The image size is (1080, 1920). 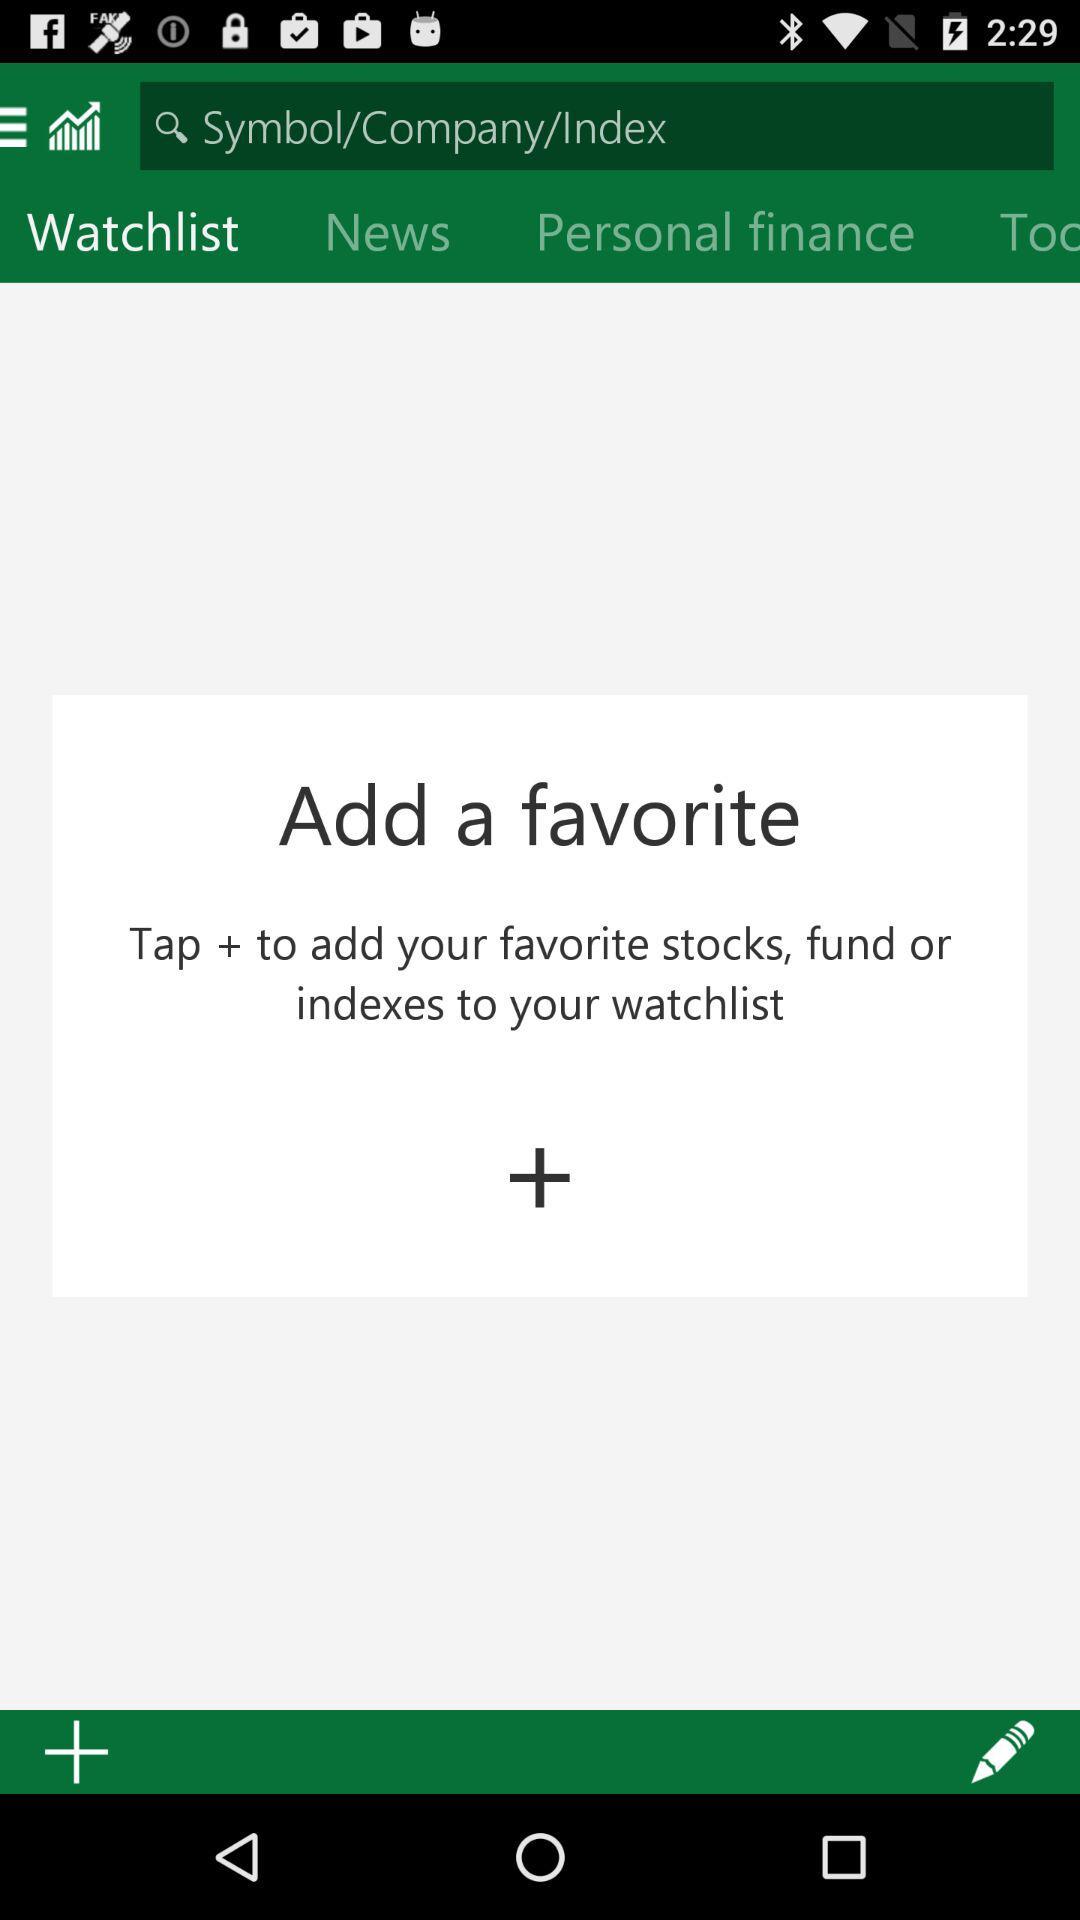 What do you see at coordinates (403, 235) in the screenshot?
I see `the icon above add a favorite item` at bounding box center [403, 235].